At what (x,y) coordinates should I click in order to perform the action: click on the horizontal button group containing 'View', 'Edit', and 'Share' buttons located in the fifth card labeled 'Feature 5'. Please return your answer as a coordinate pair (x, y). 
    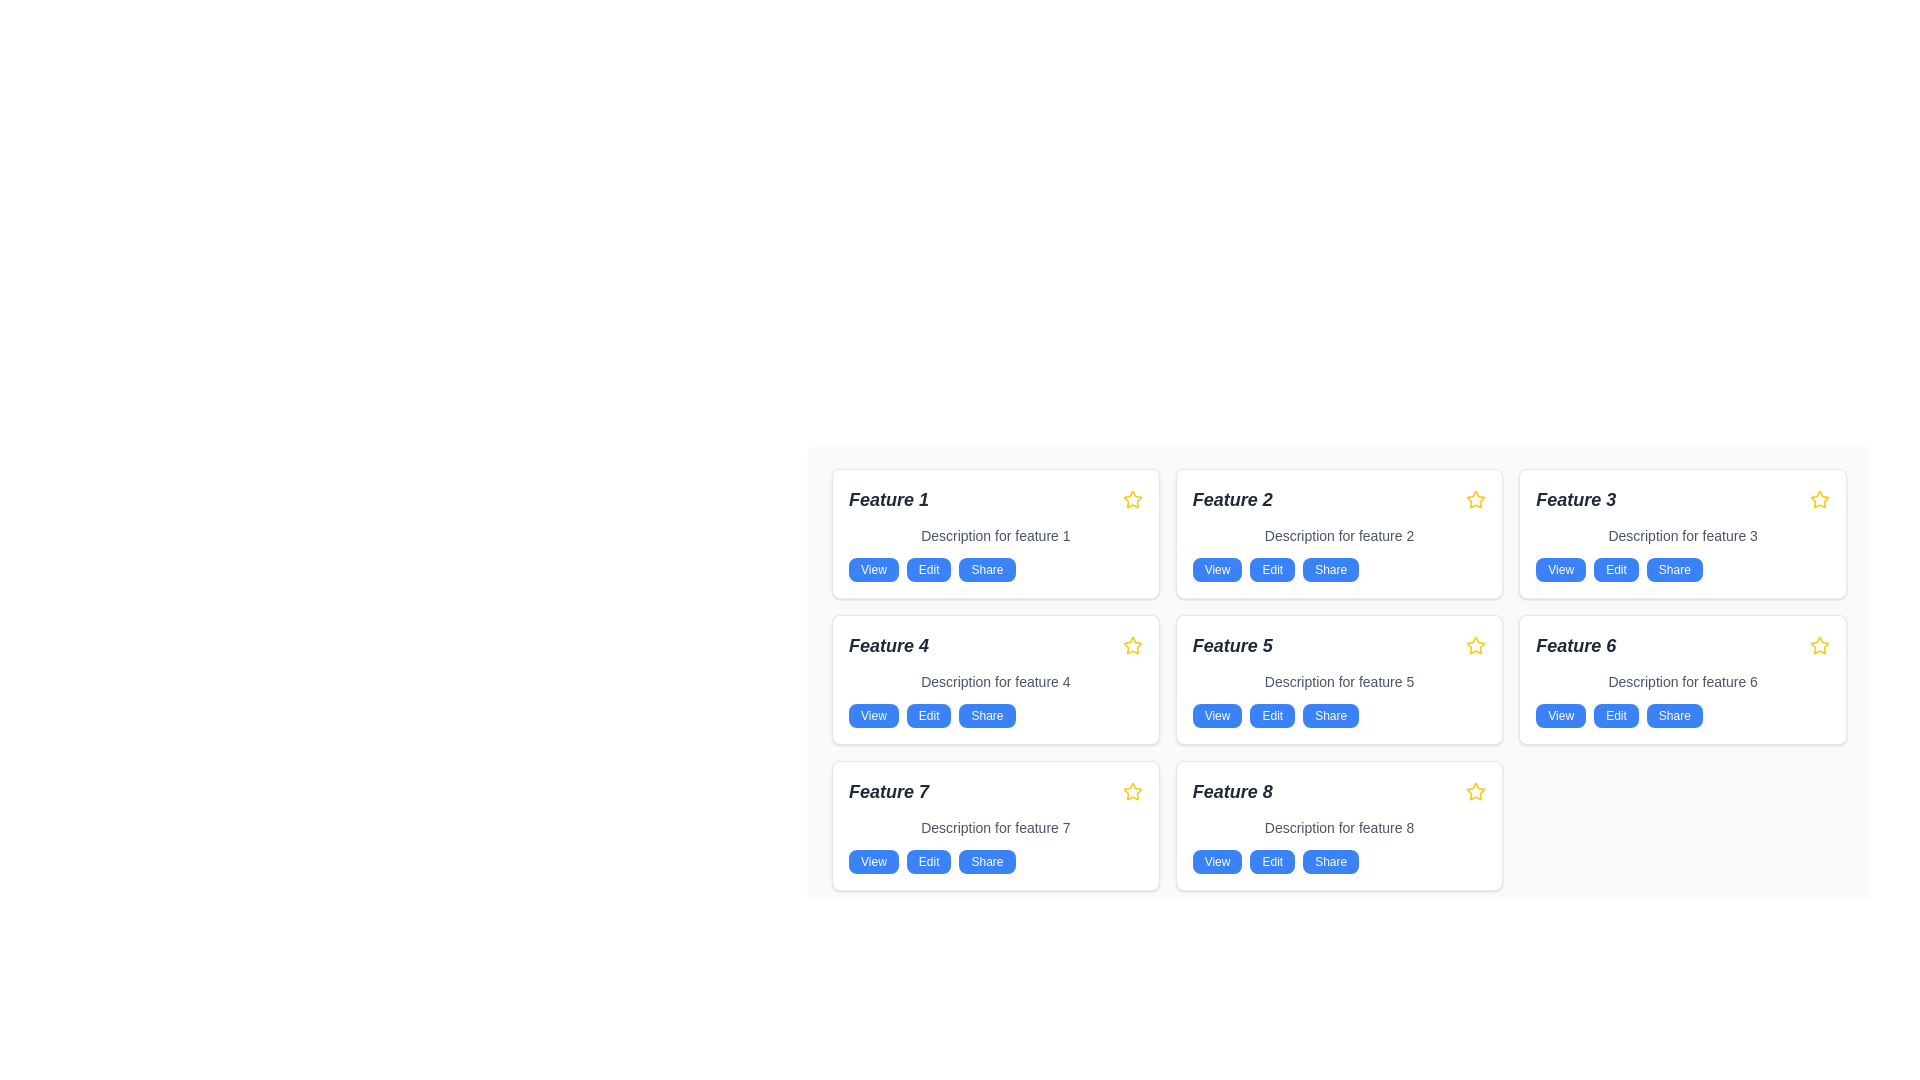
    Looking at the image, I should click on (1339, 715).